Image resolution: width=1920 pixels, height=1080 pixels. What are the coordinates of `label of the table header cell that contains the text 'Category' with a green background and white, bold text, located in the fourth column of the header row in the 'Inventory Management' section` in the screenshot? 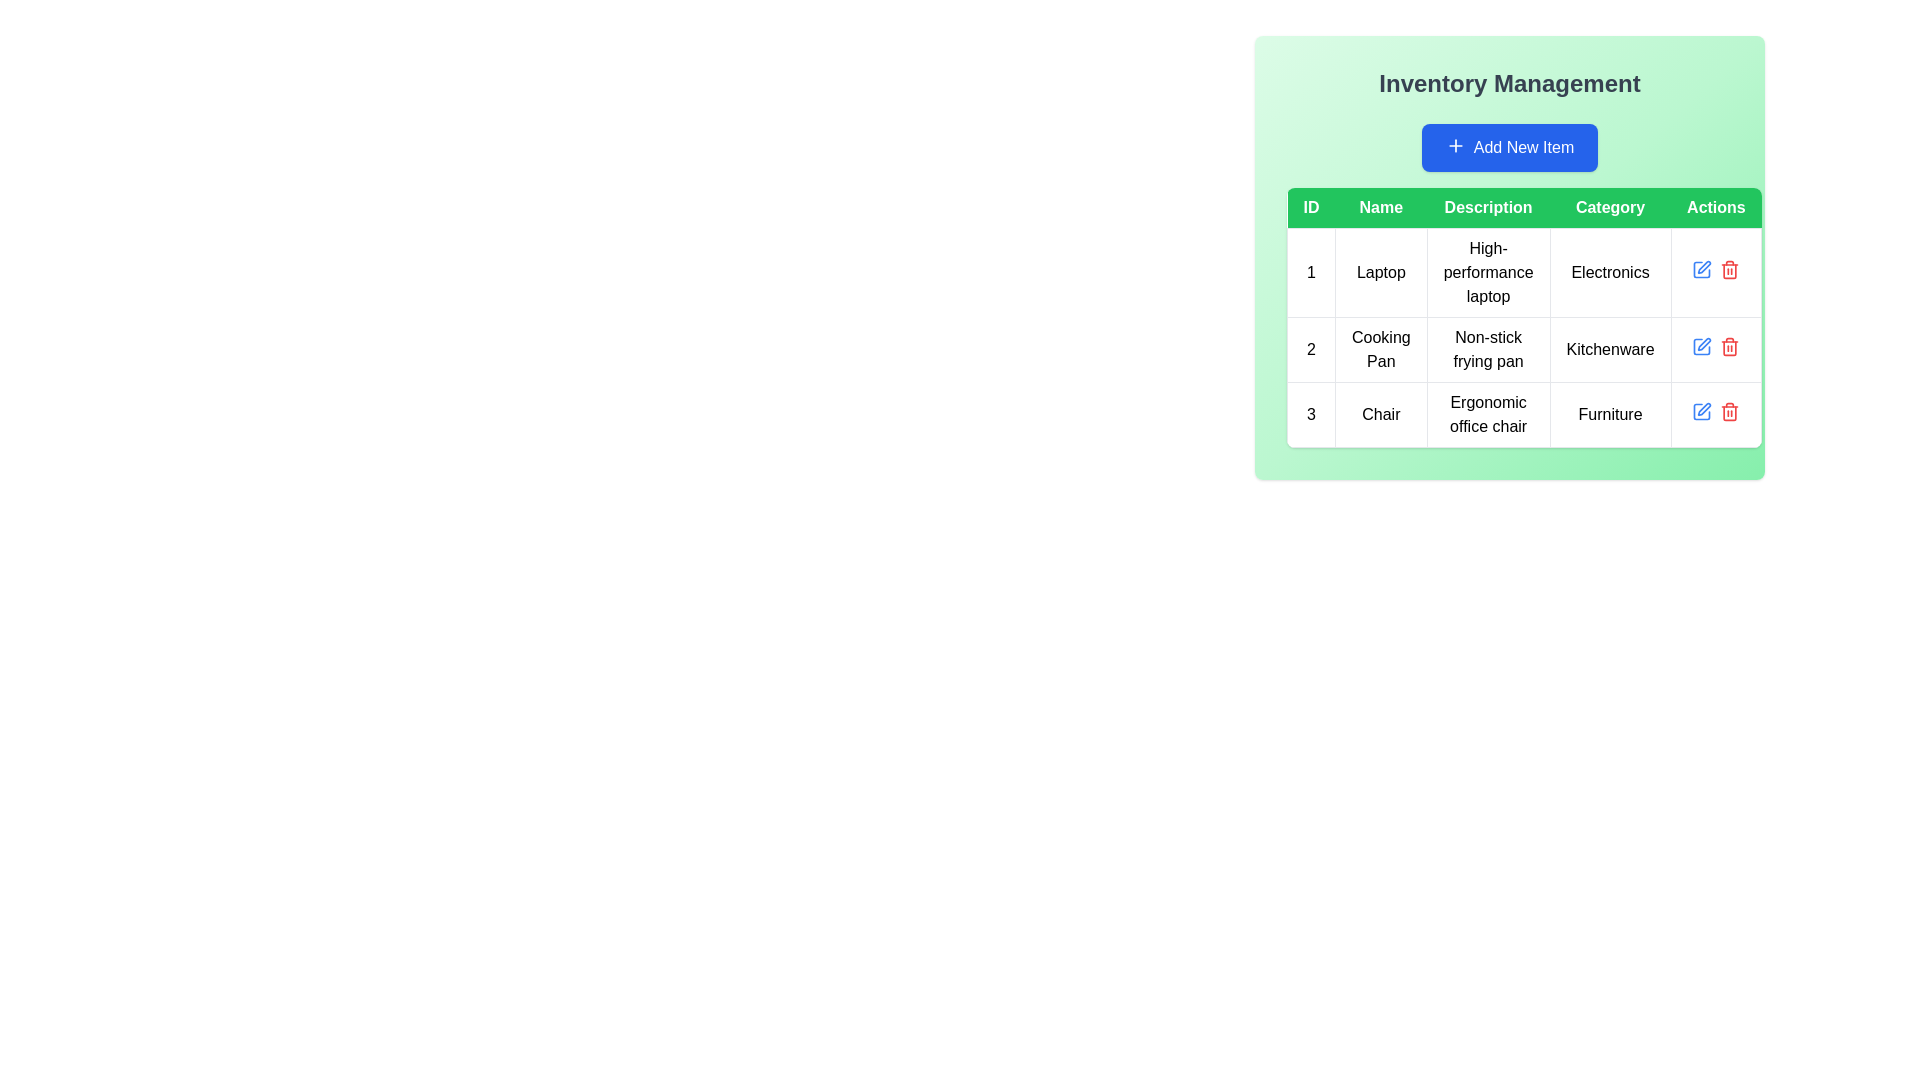 It's located at (1610, 208).